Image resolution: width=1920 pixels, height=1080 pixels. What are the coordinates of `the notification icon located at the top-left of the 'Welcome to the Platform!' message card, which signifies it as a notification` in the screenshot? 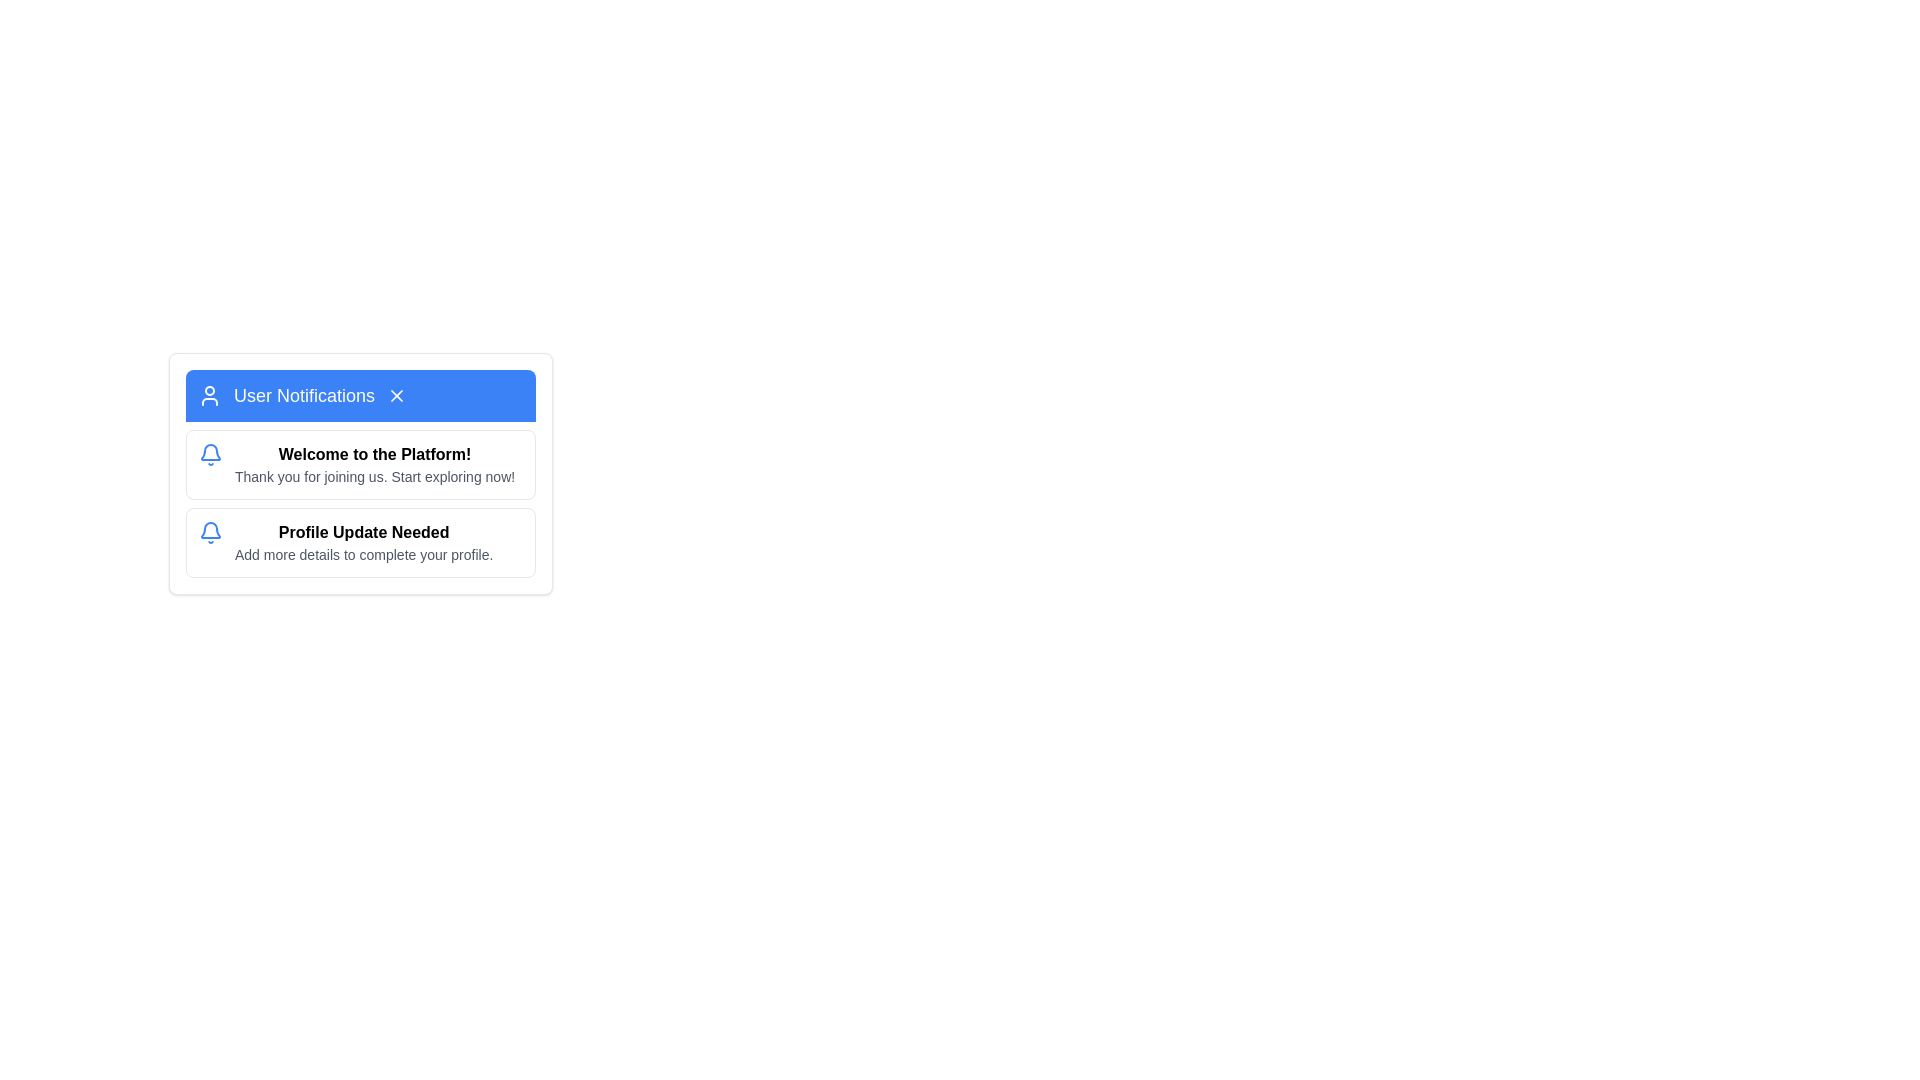 It's located at (211, 455).